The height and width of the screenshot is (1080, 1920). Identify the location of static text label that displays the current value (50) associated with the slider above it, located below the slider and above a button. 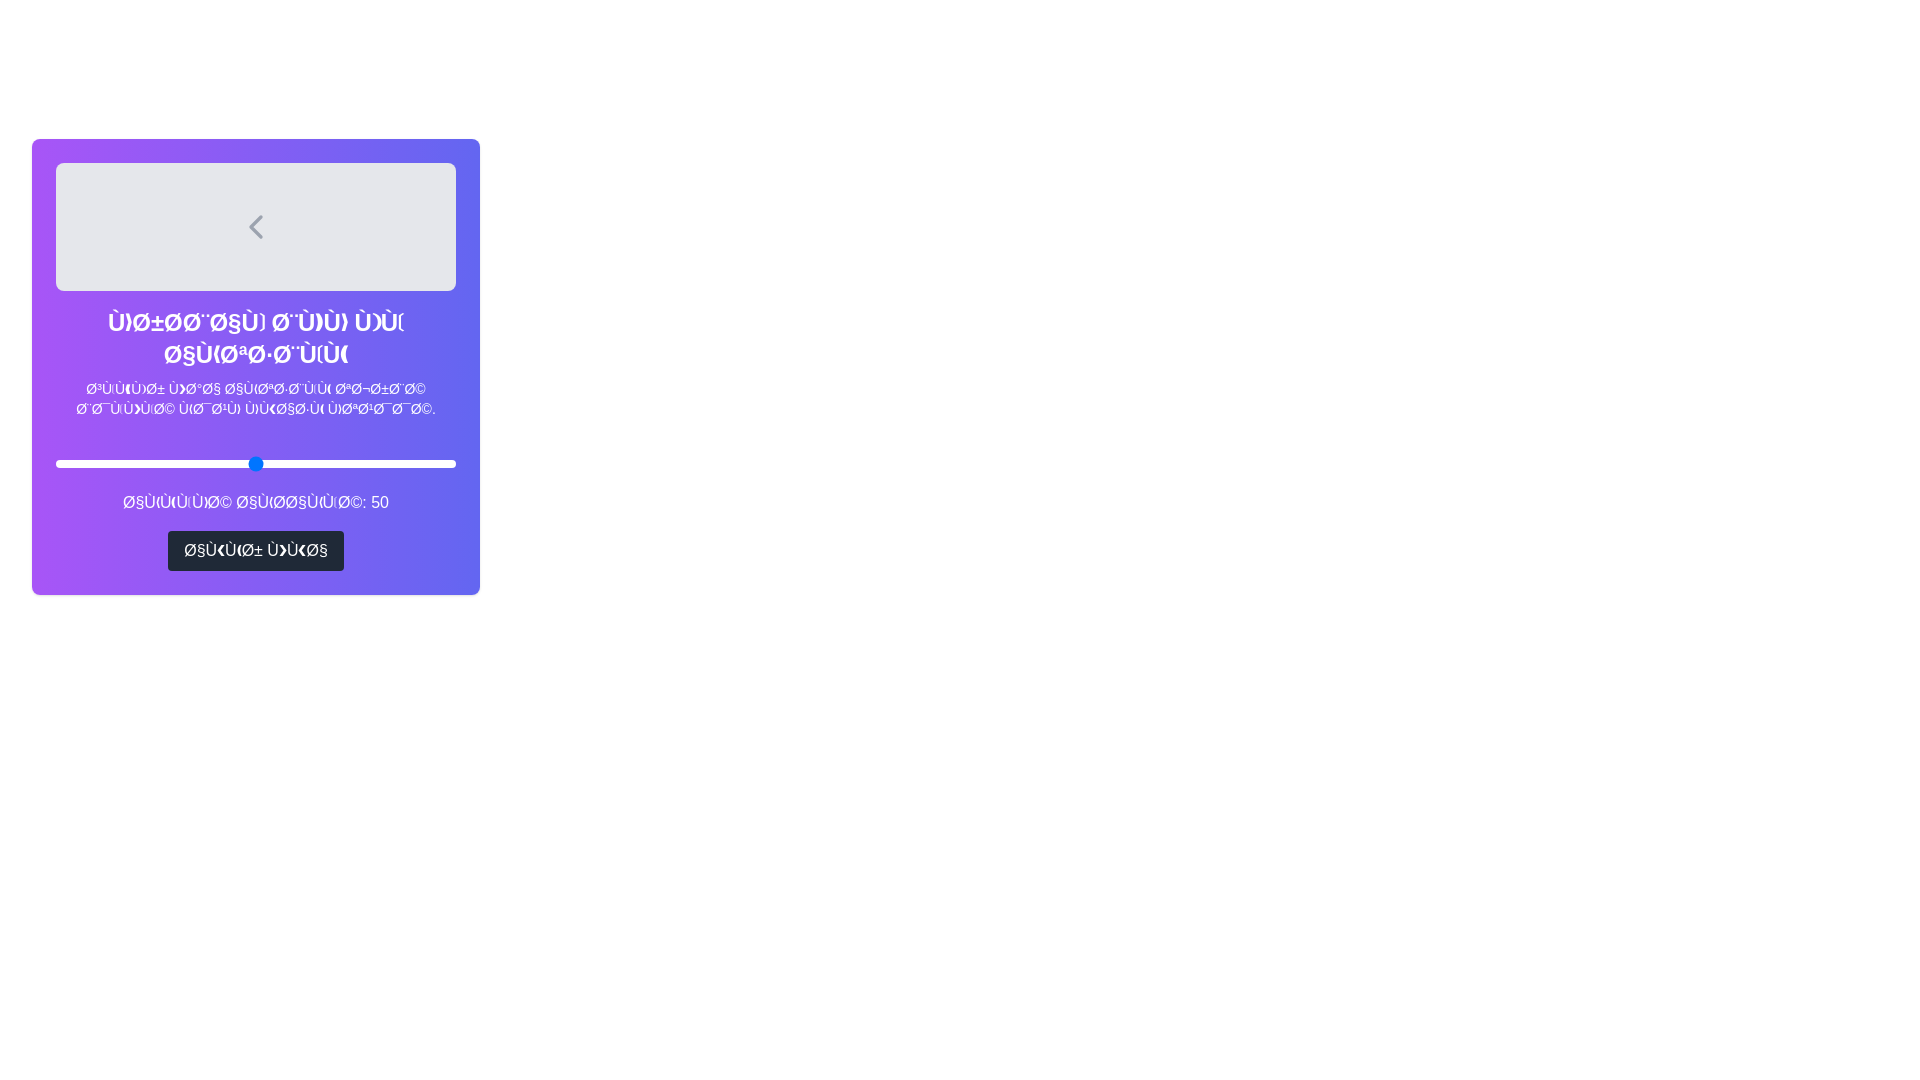
(254, 501).